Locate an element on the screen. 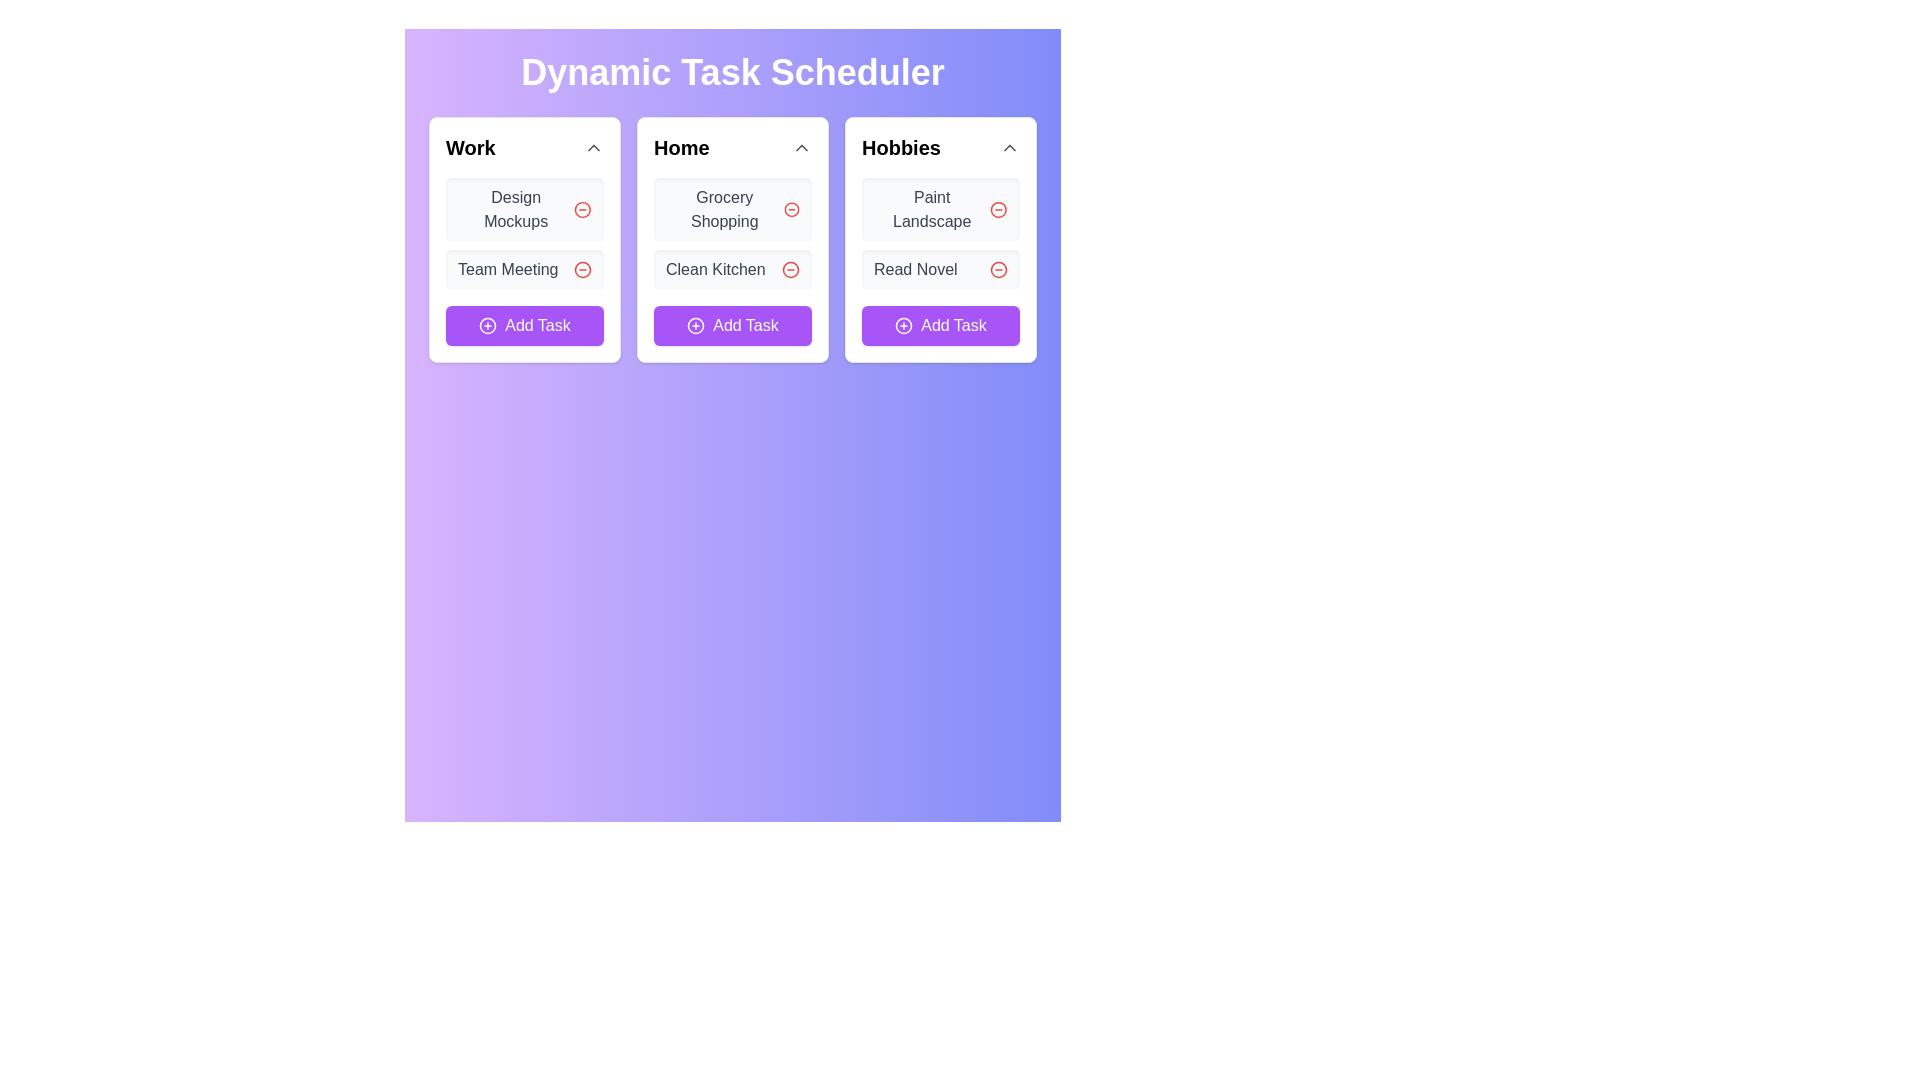  the Text label displaying 'Paint Landscape' located in the upper section of the 'Hobbies' card, which is the first task listed and positioned above the 'Read Novel' task is located at coordinates (931, 209).